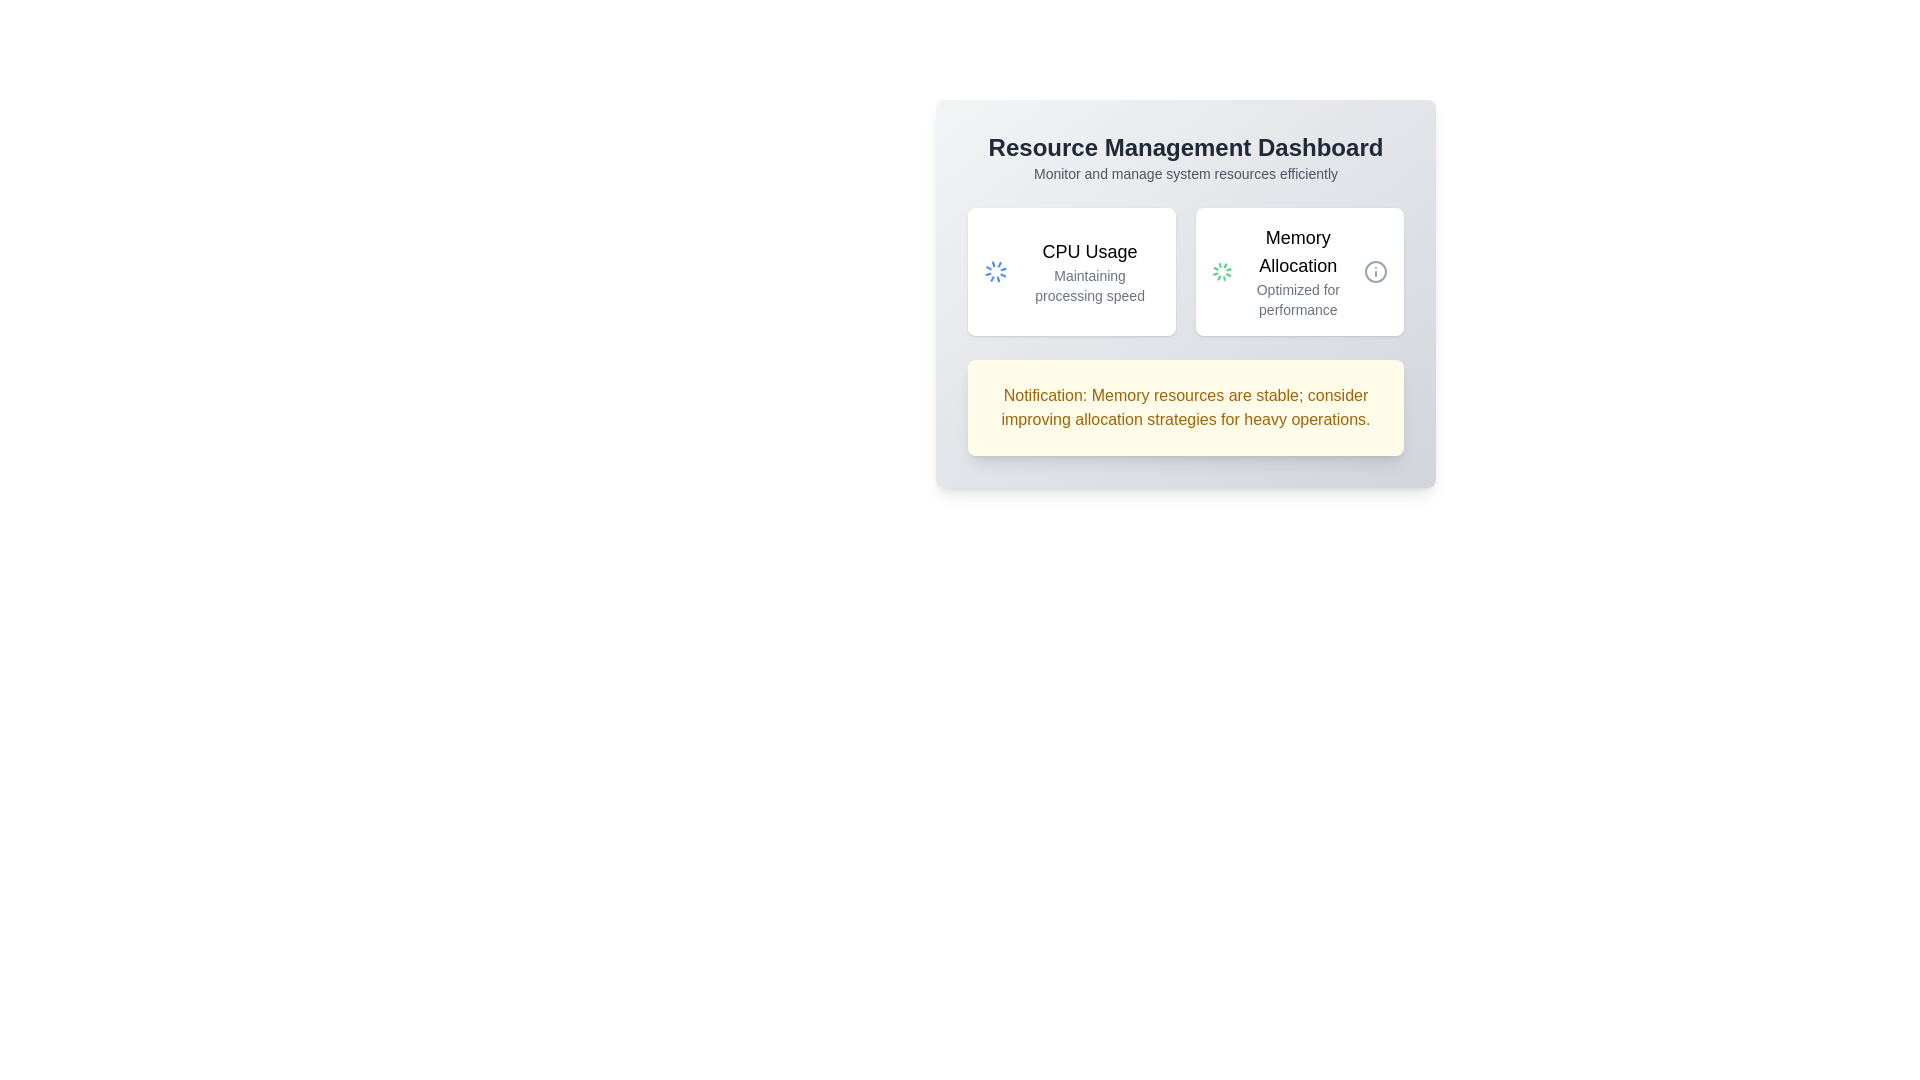 Image resolution: width=1920 pixels, height=1080 pixels. What do you see at coordinates (1185, 272) in the screenshot?
I see `the activity icons in the multi-panel display titled 'Resource Management Dashboard'` at bounding box center [1185, 272].